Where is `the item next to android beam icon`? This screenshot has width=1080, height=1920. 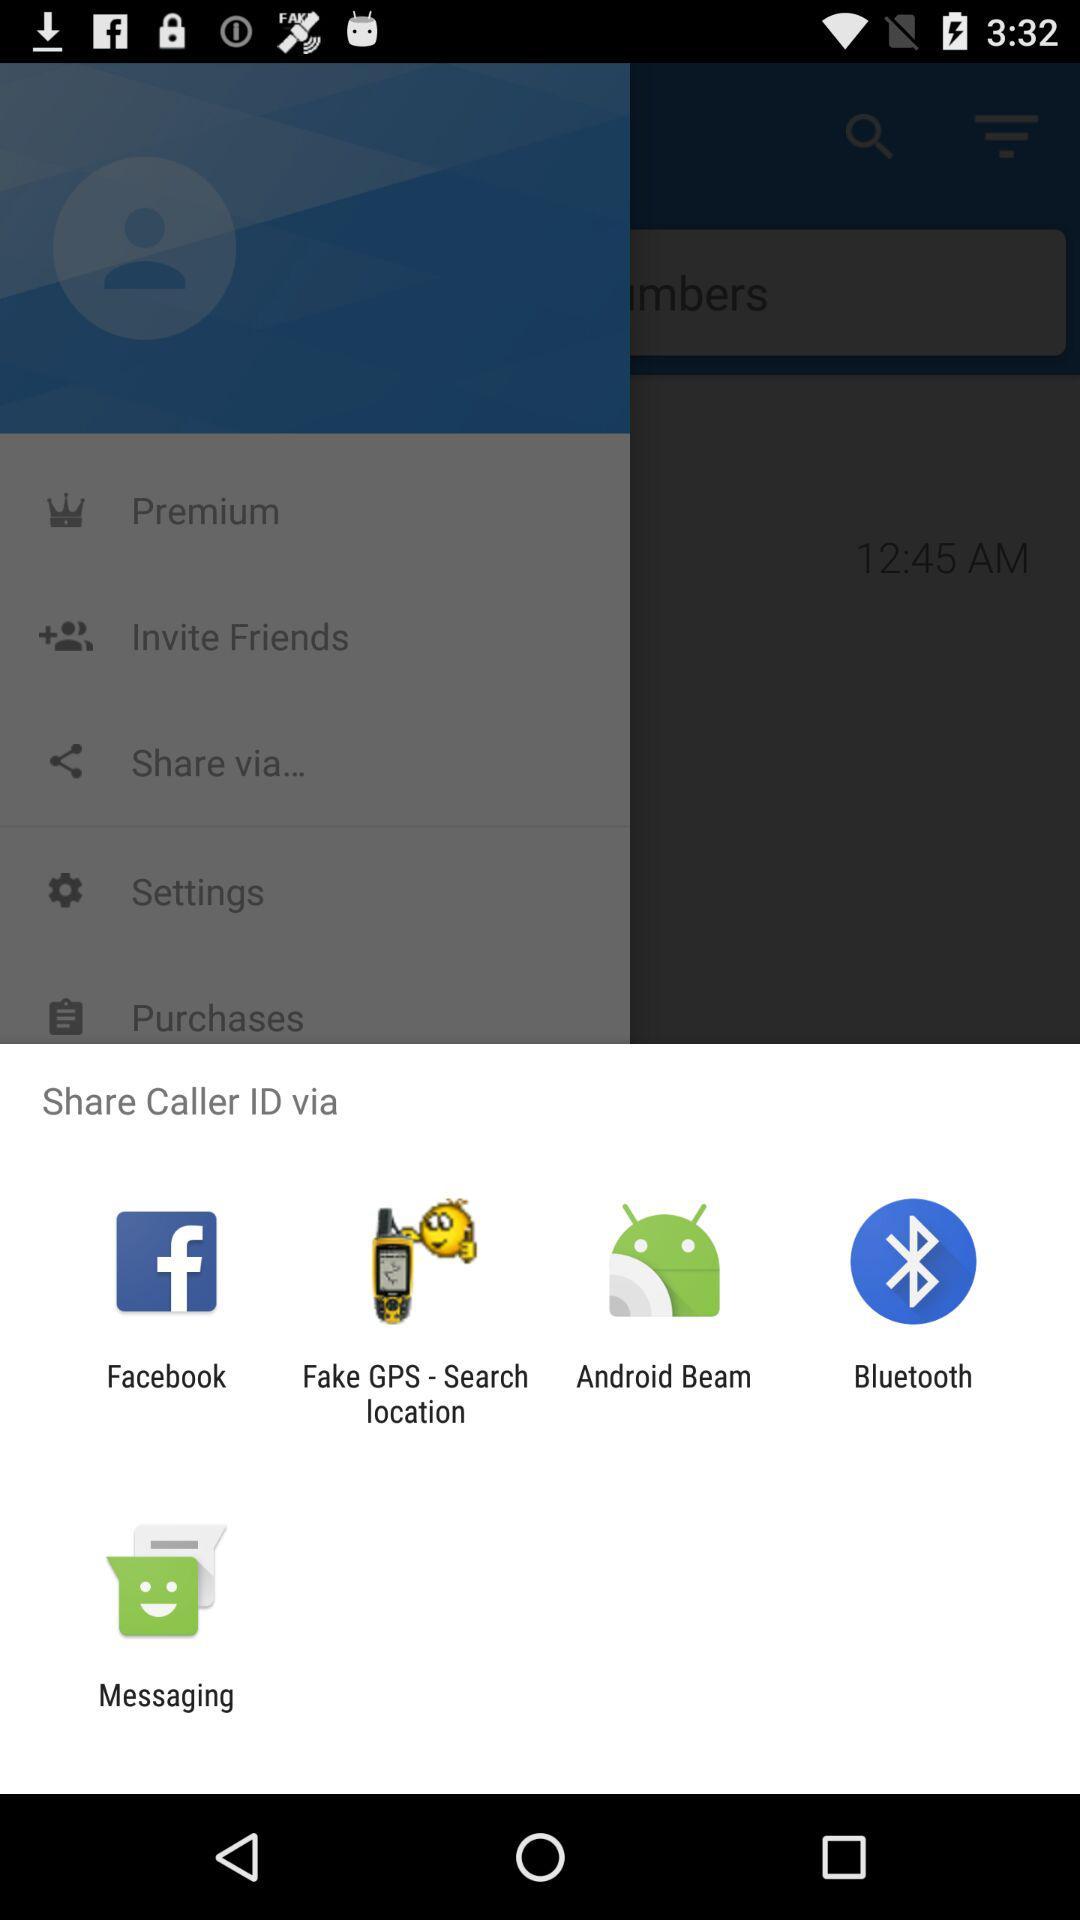
the item next to android beam icon is located at coordinates (414, 1392).